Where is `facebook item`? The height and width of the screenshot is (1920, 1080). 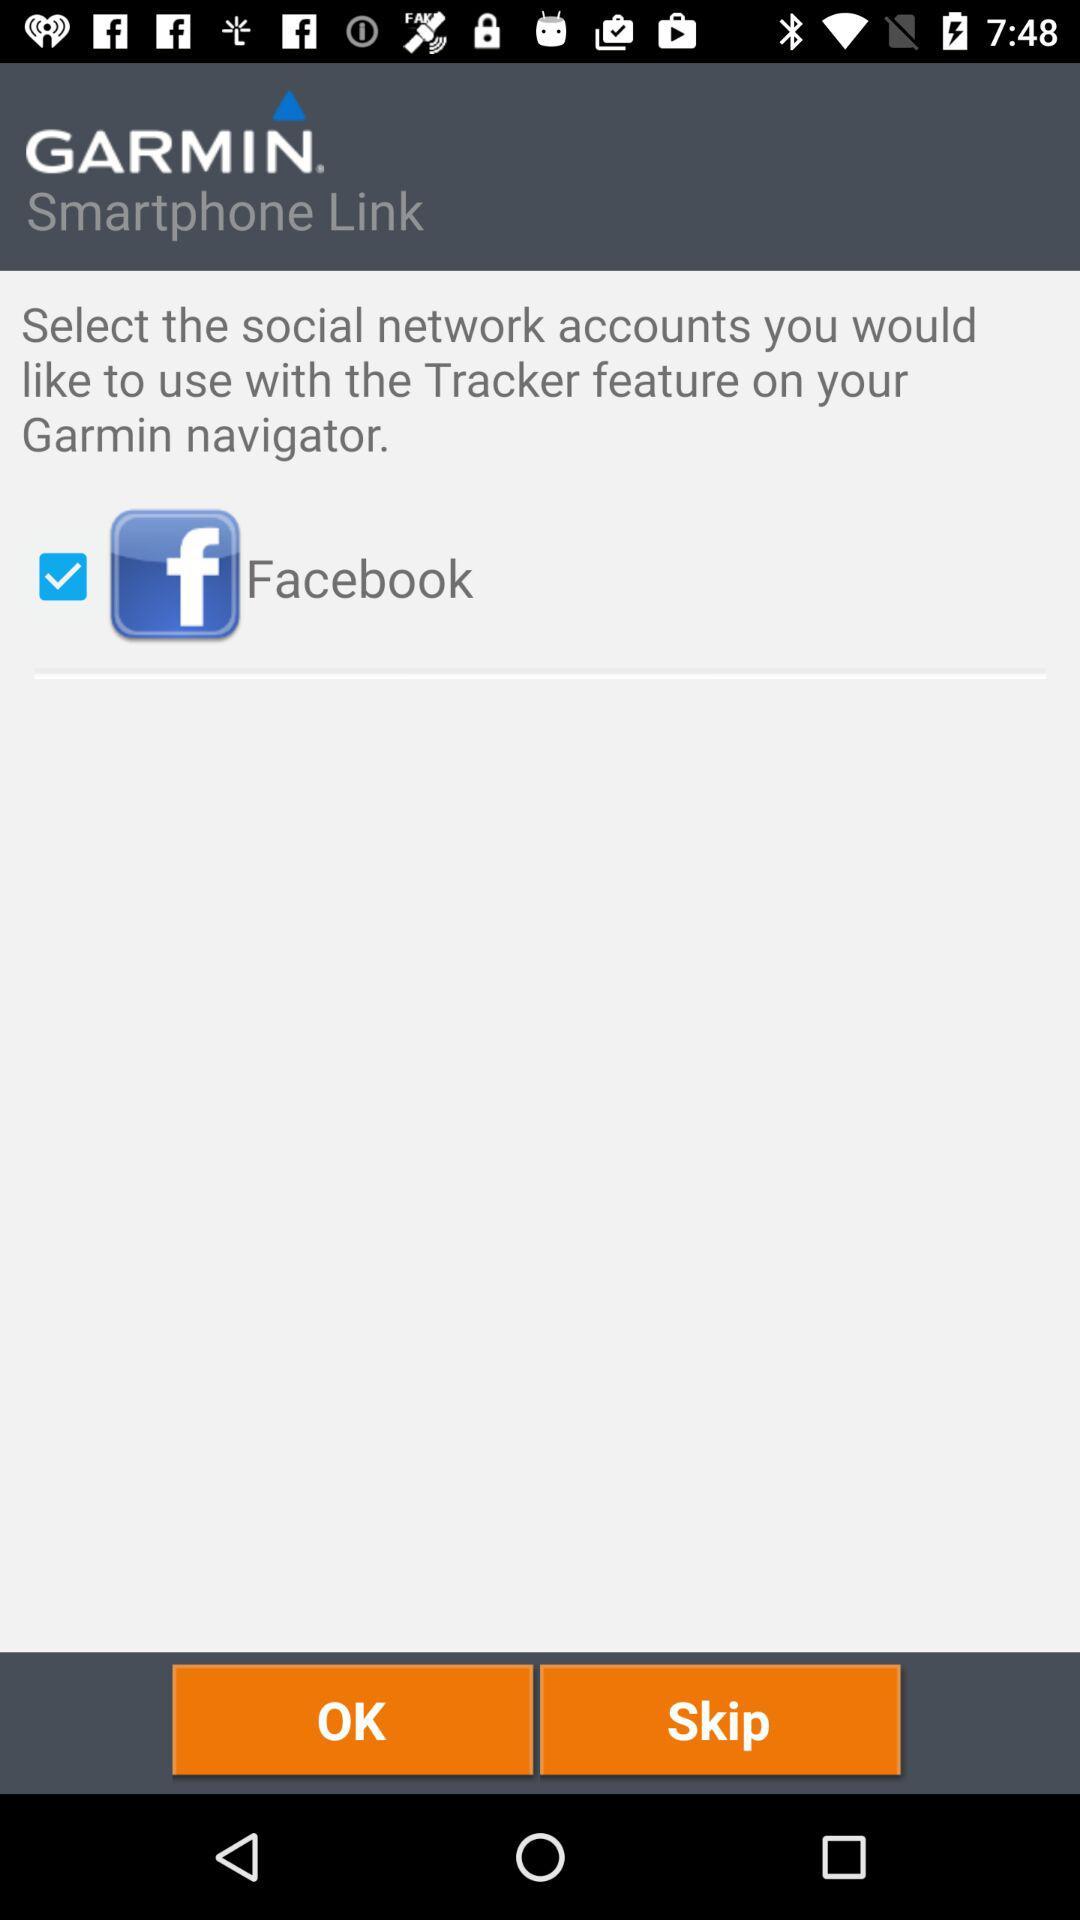
facebook item is located at coordinates (582, 576).